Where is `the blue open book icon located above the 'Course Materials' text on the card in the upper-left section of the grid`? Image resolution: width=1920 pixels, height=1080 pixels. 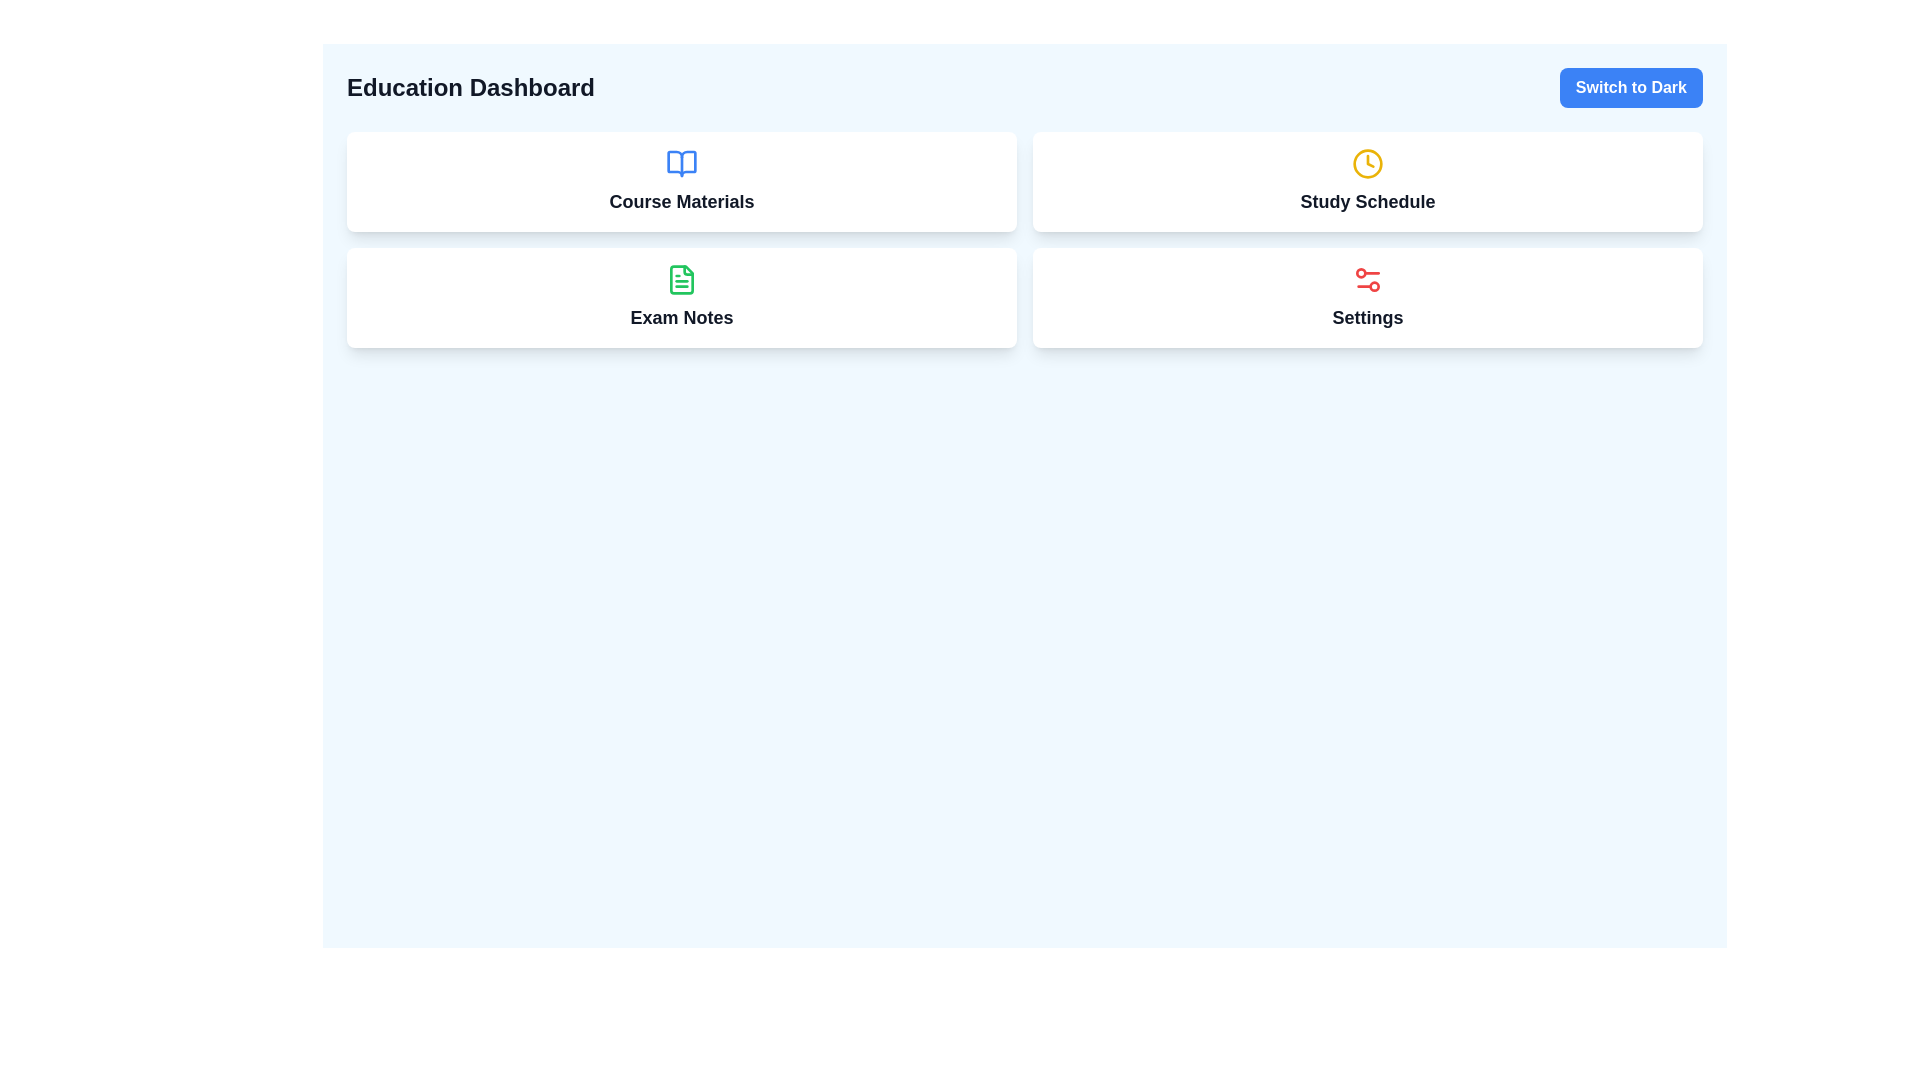 the blue open book icon located above the 'Course Materials' text on the card in the upper-left section of the grid is located at coordinates (681, 163).